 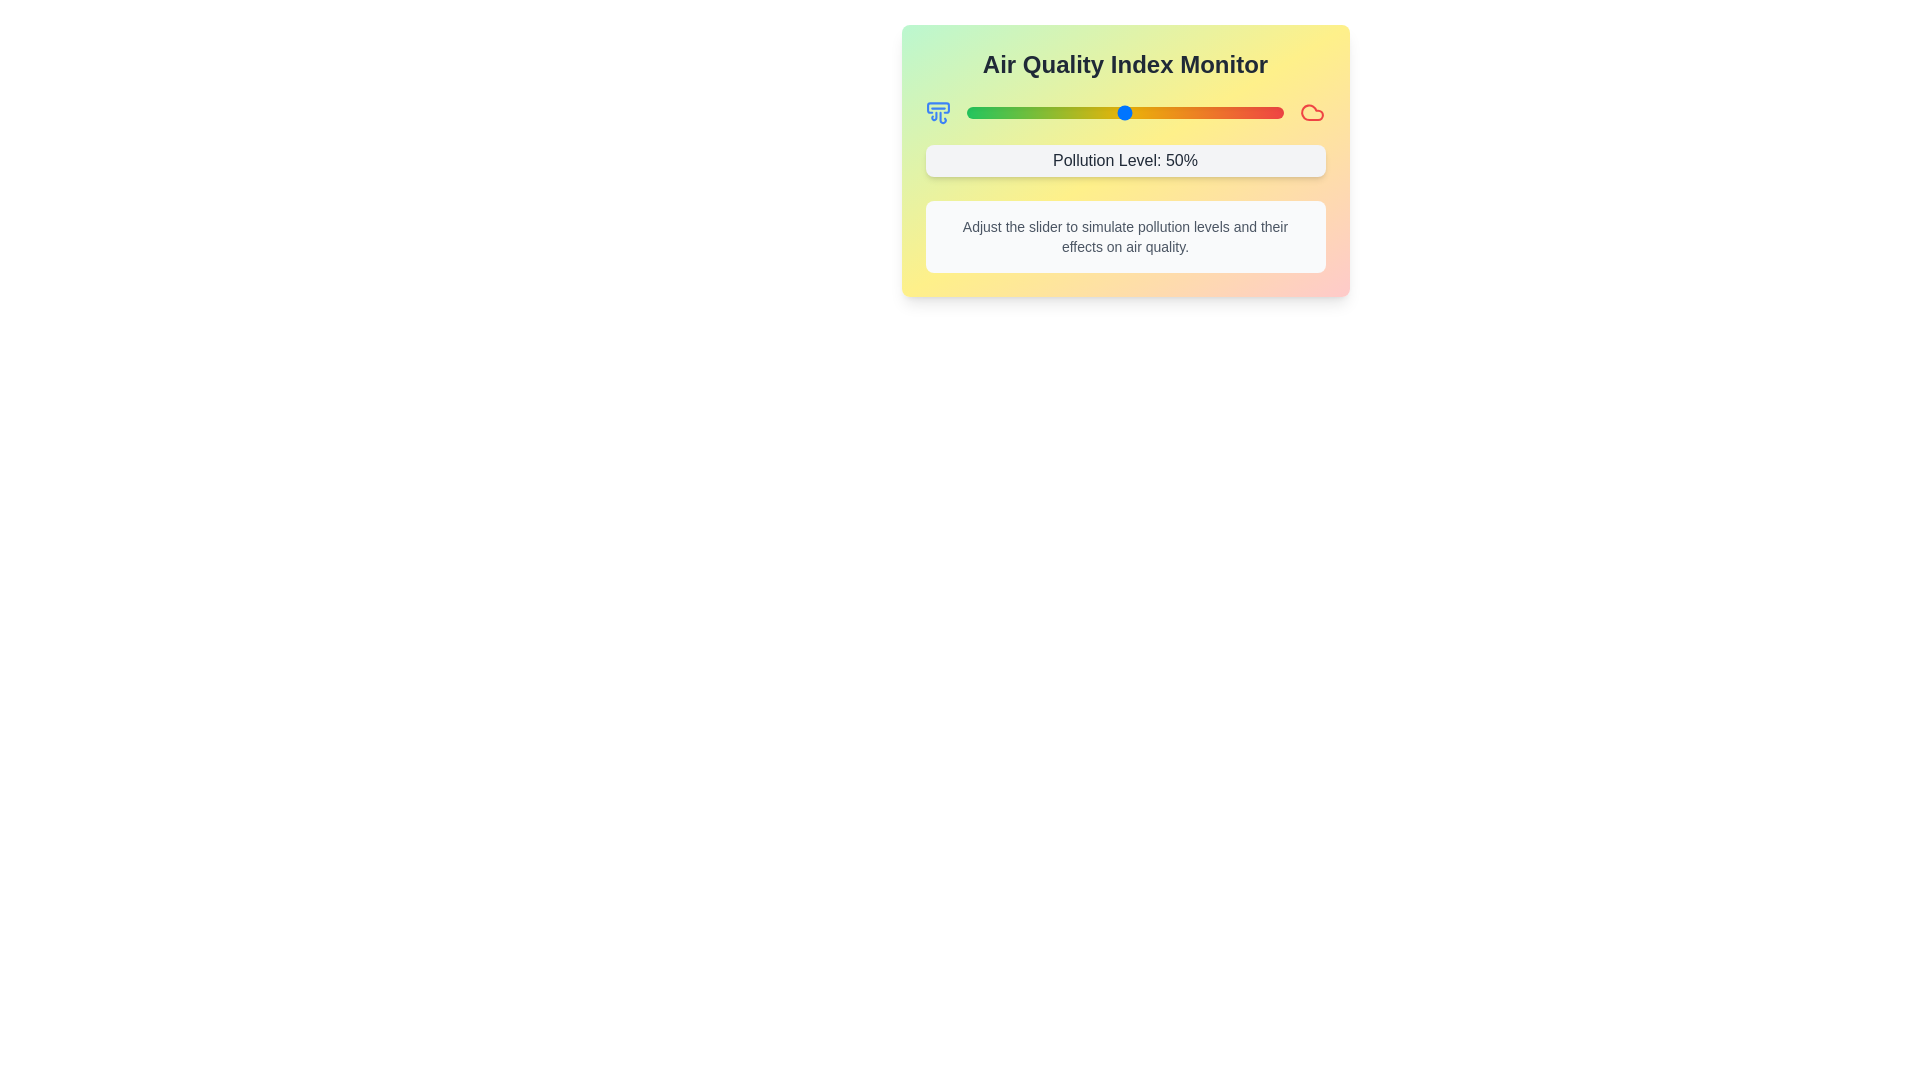 I want to click on the pollution level slider to 55%, so click(x=1141, y=112).